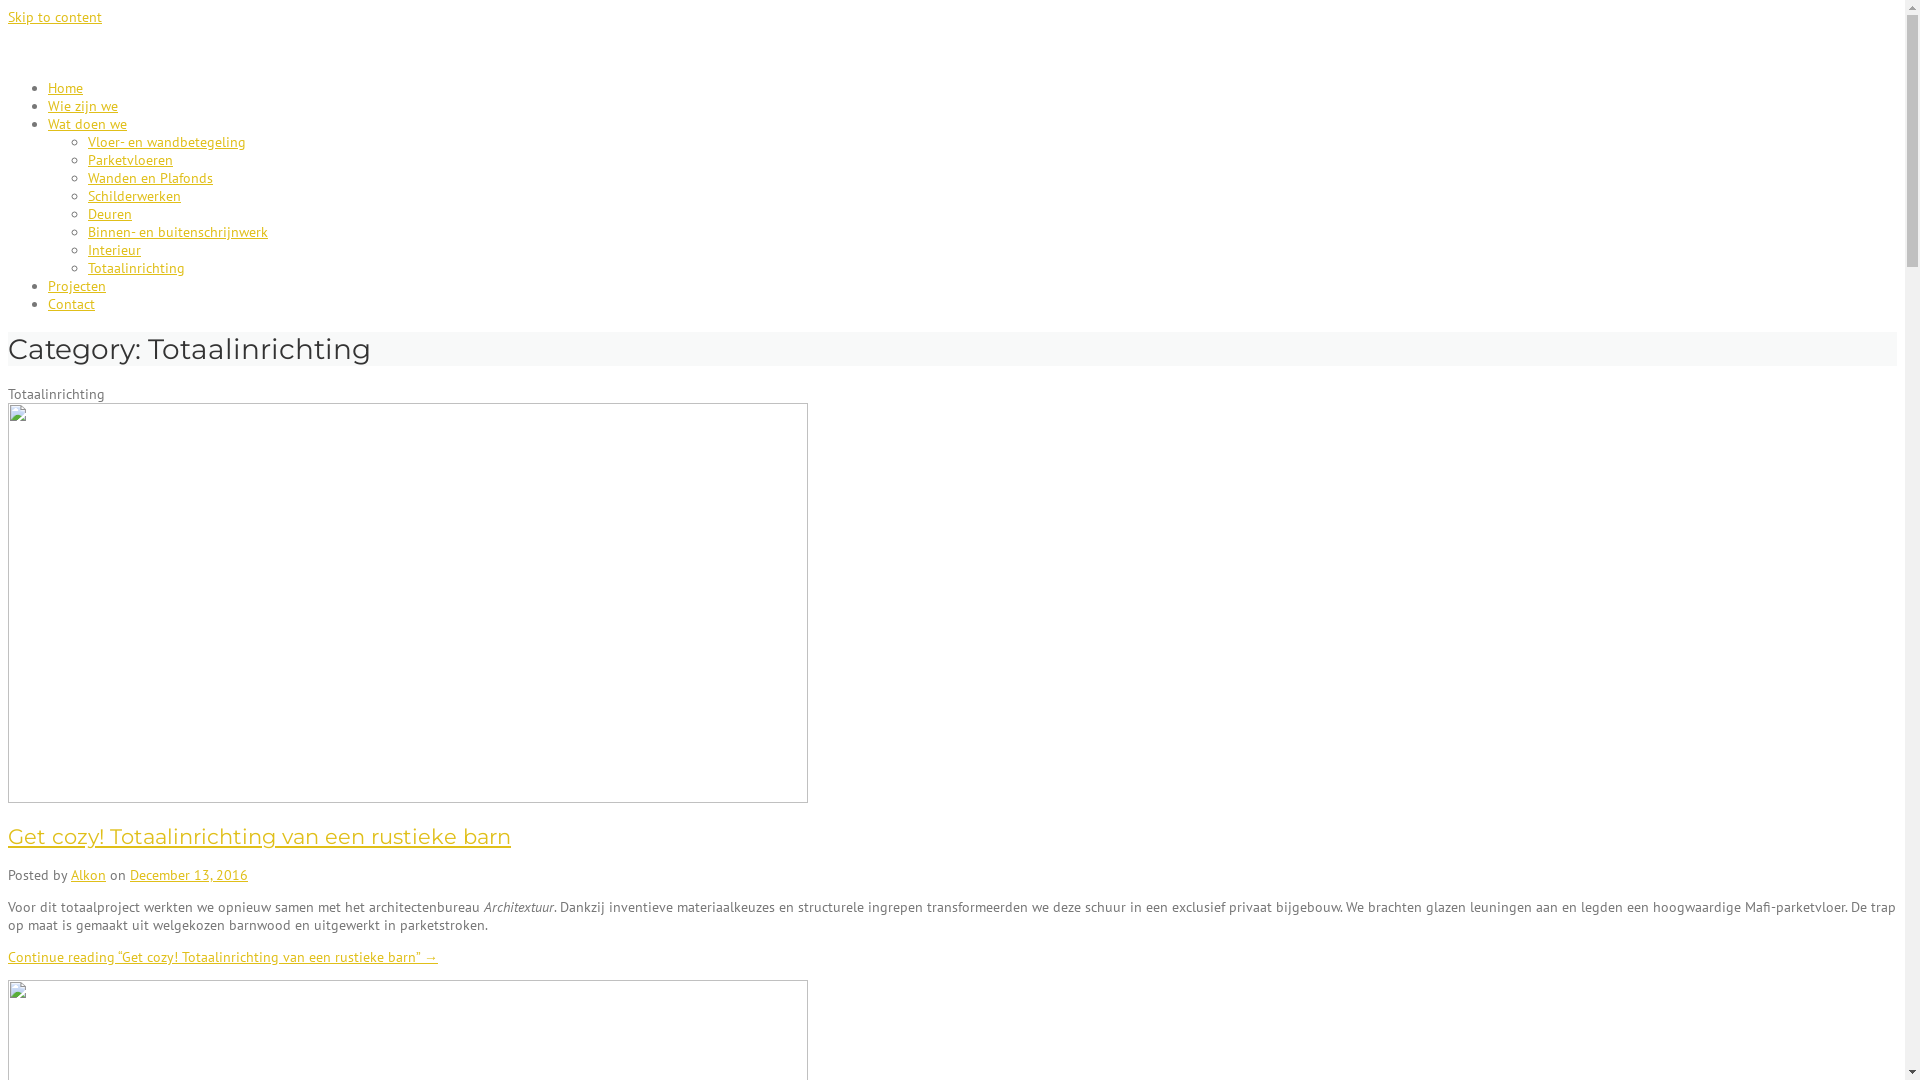 The width and height of the screenshot is (1920, 1080). Describe the element at coordinates (86, 123) in the screenshot. I see `'Wat doen we'` at that location.